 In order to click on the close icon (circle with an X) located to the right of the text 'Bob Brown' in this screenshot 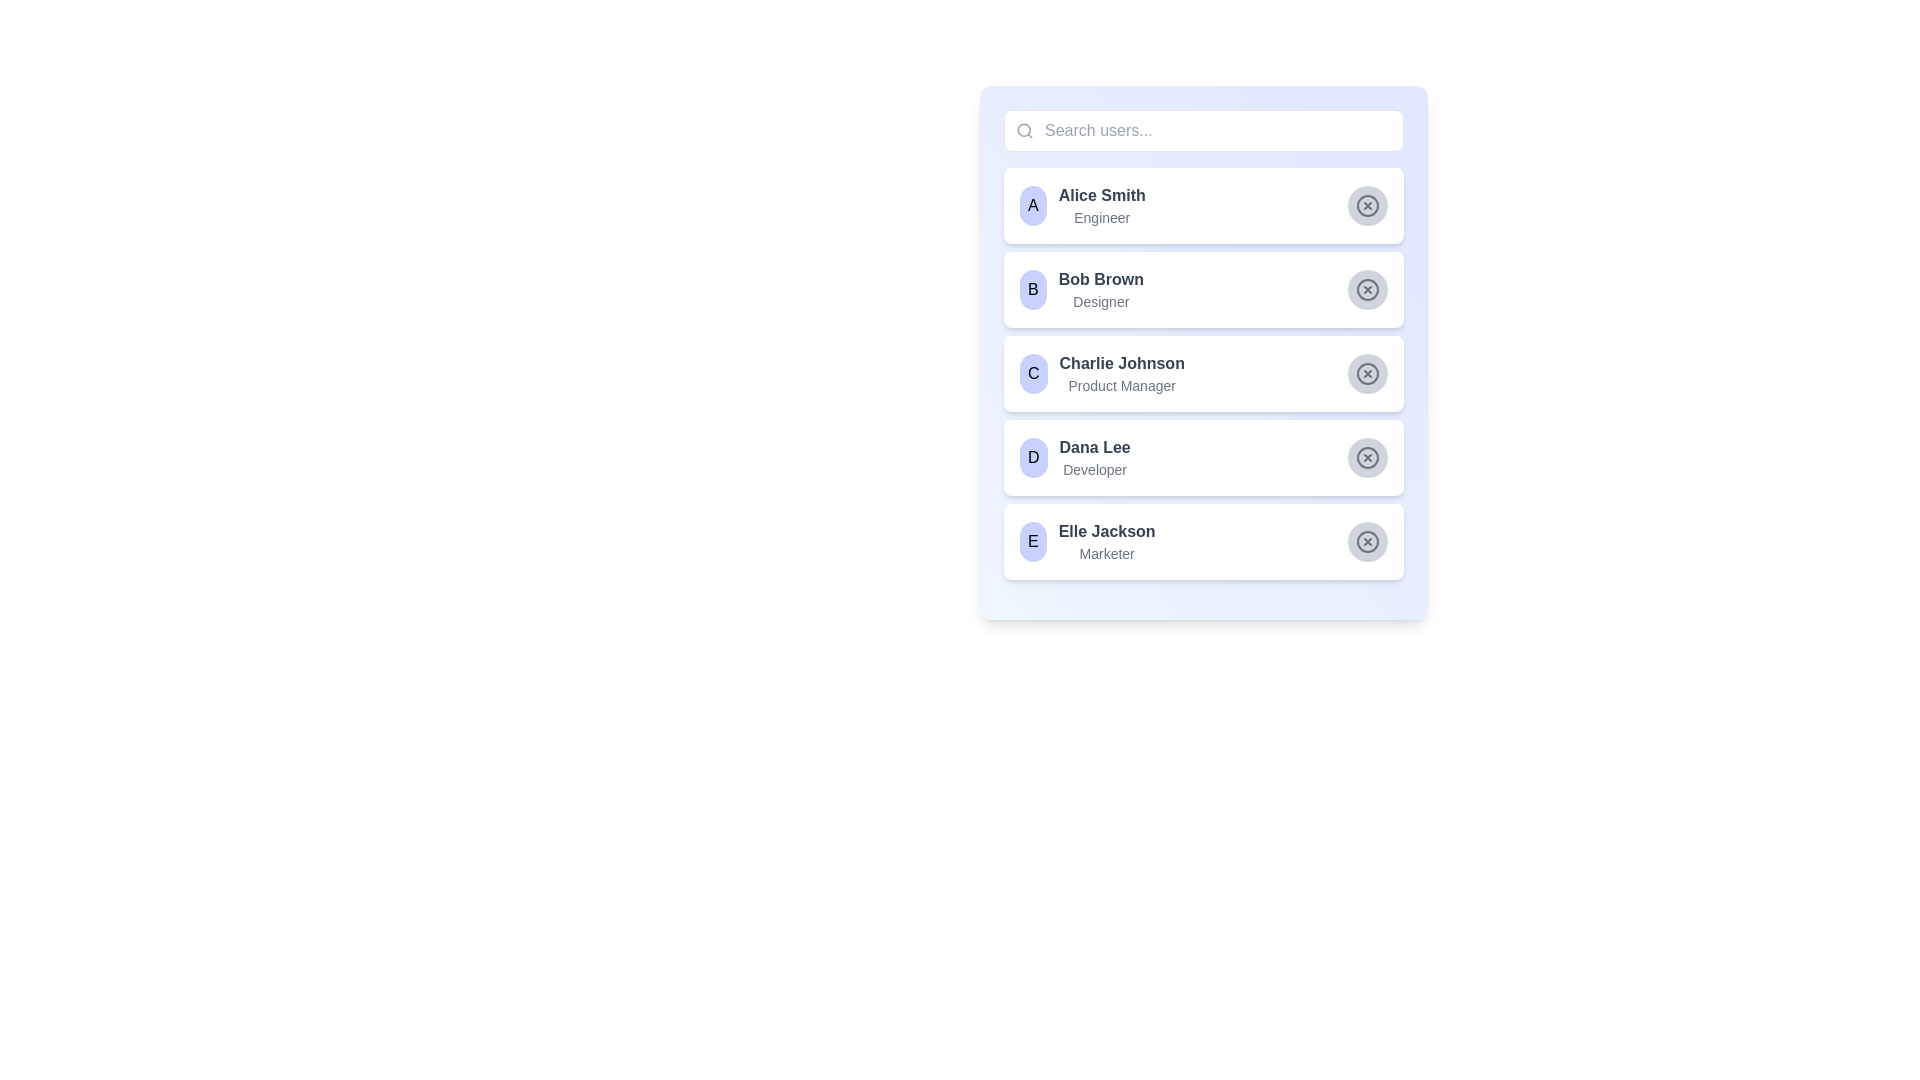, I will do `click(1367, 289)`.